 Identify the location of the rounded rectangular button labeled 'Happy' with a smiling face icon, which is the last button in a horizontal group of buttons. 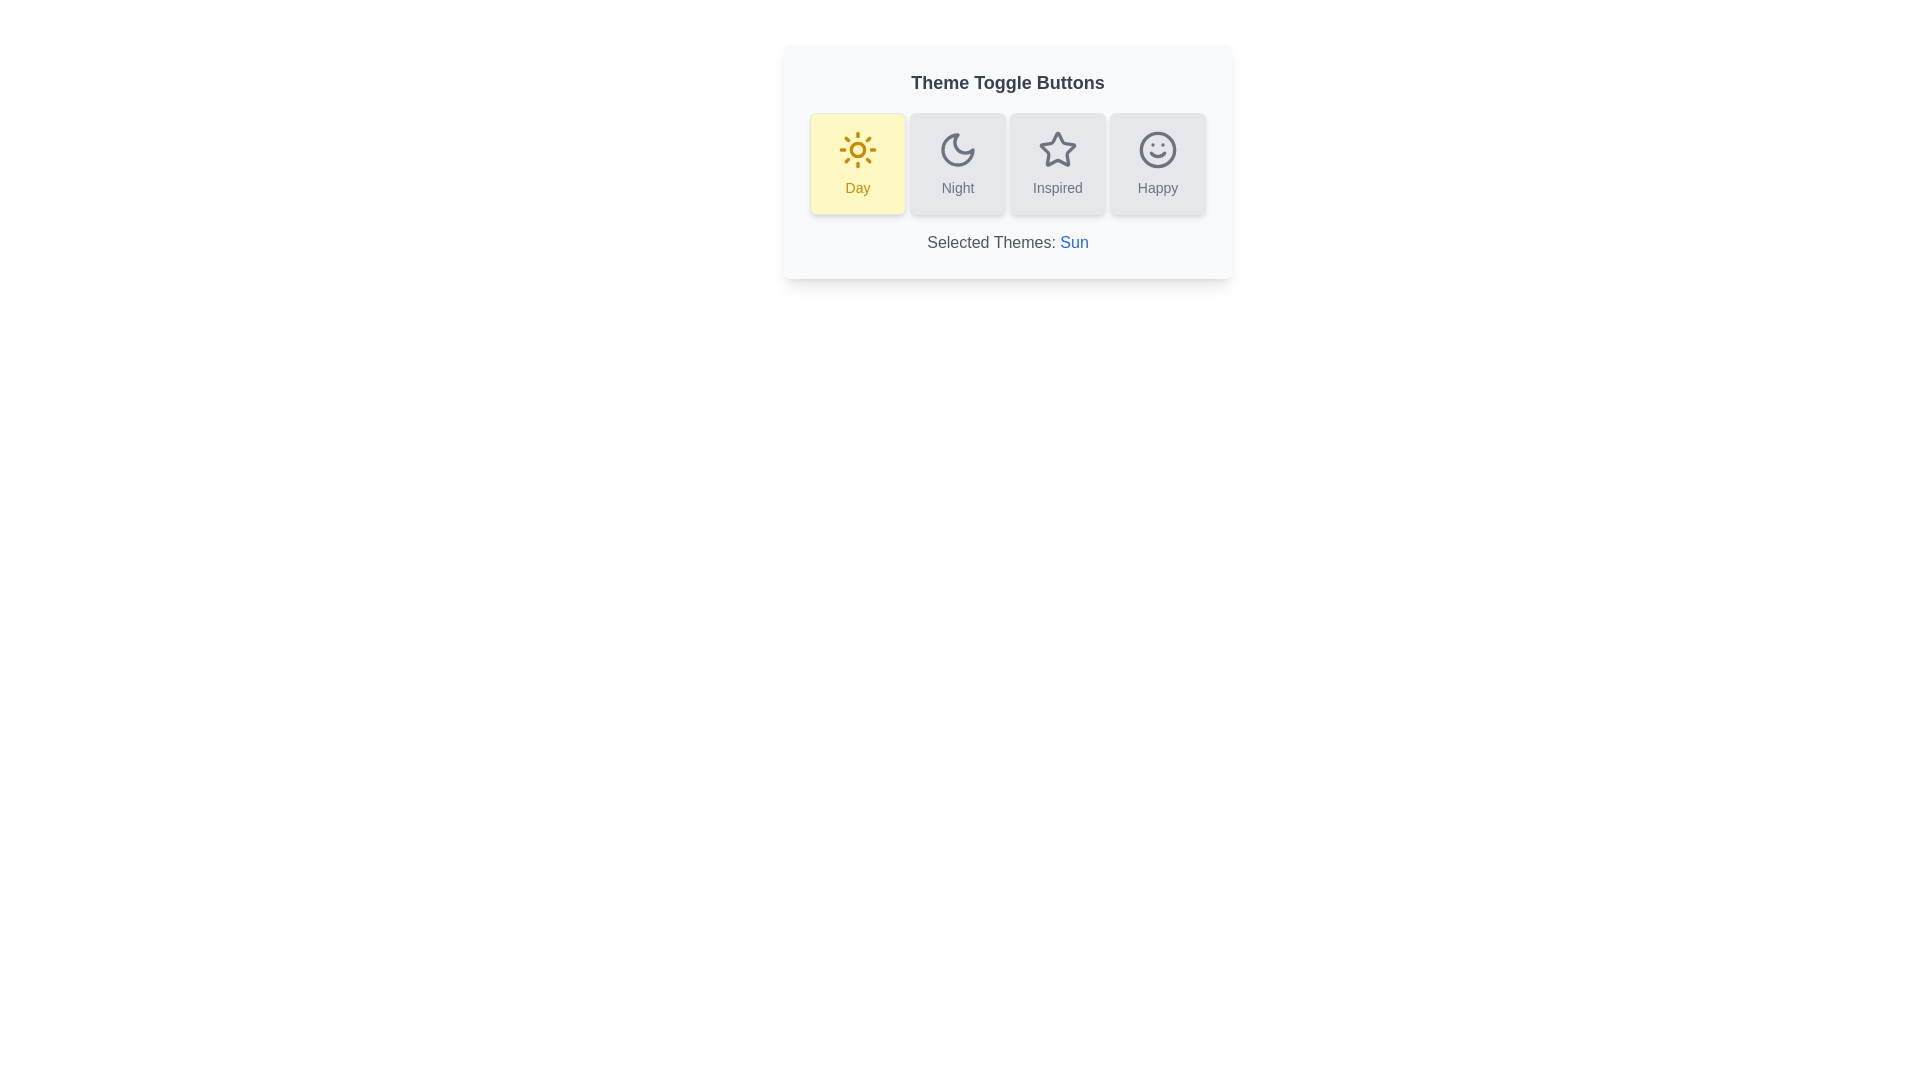
(1157, 163).